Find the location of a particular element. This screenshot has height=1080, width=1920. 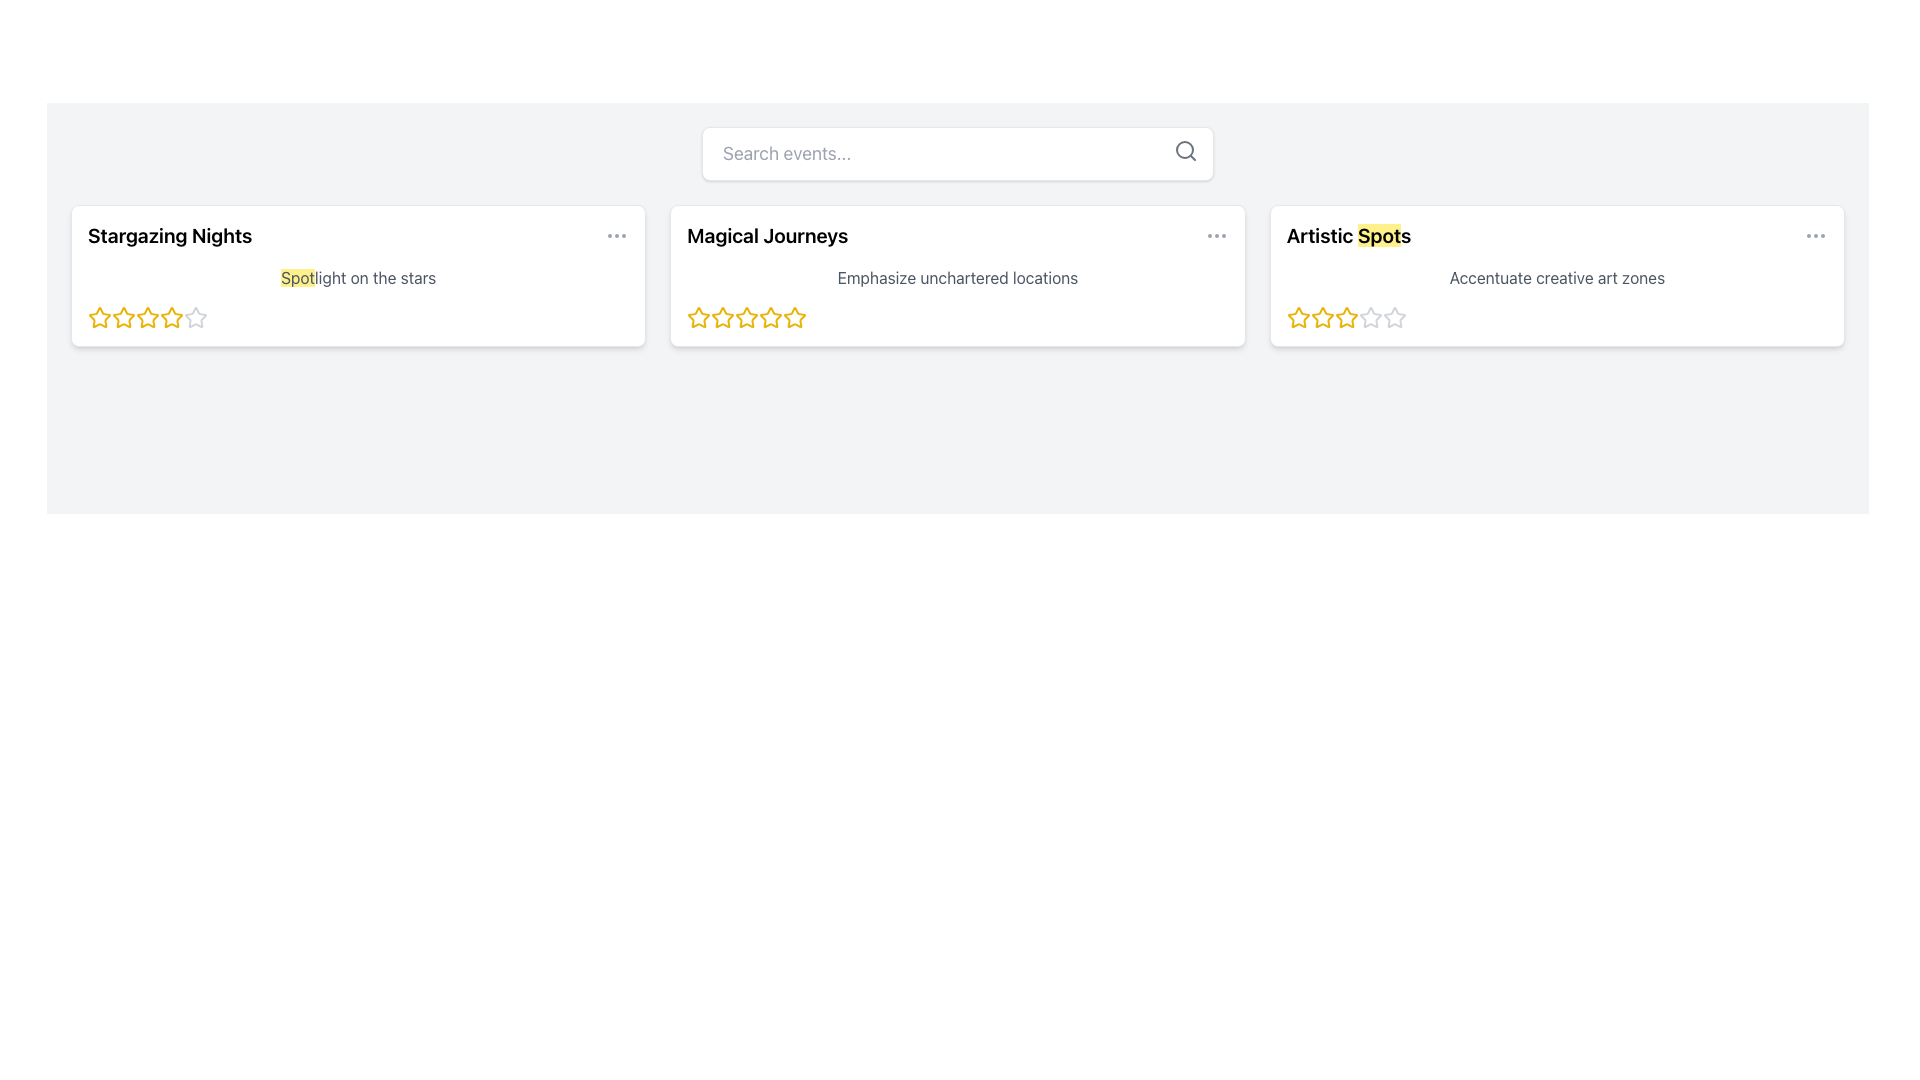

the third star icon in the group of five stars for rating in the 'Artistic Spots' section is located at coordinates (1322, 316).